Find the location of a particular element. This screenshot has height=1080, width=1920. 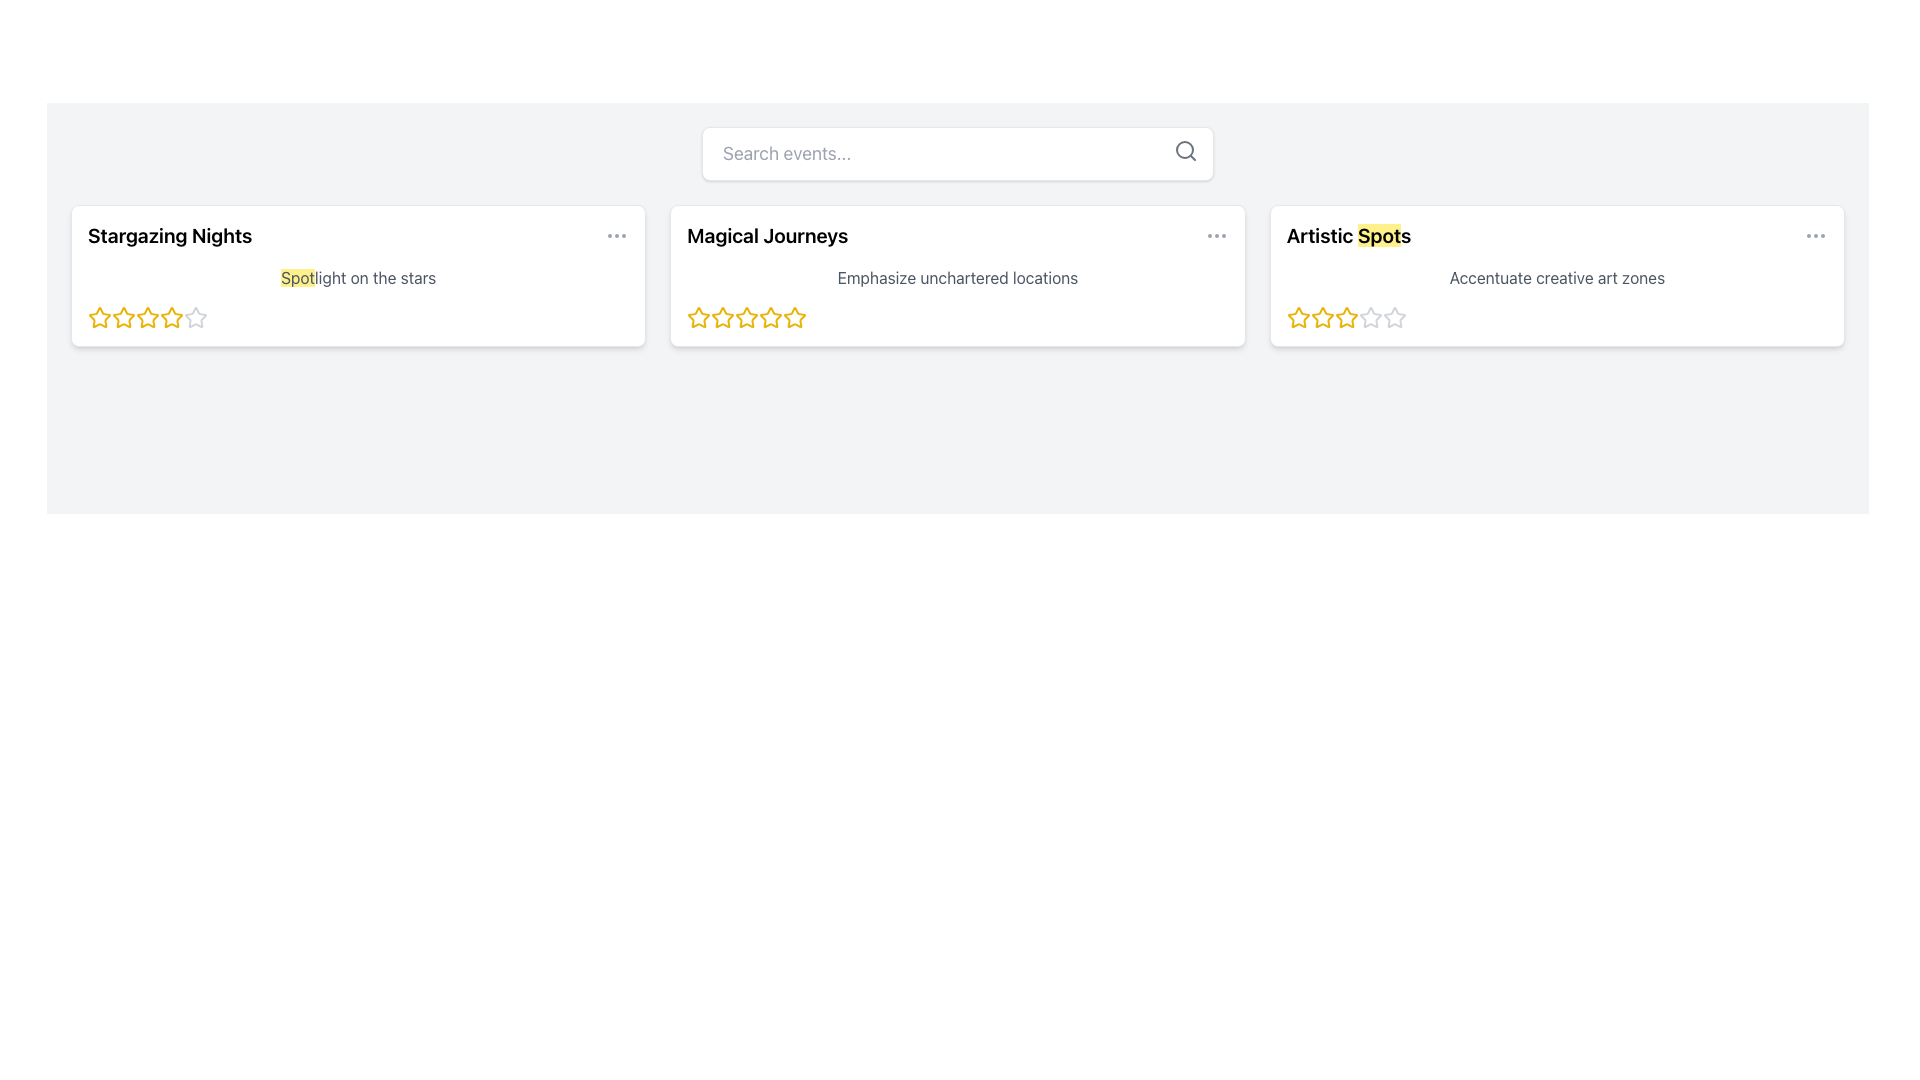

the third star icon in the group of five stars for rating in the 'Artistic Spots' section is located at coordinates (1322, 316).